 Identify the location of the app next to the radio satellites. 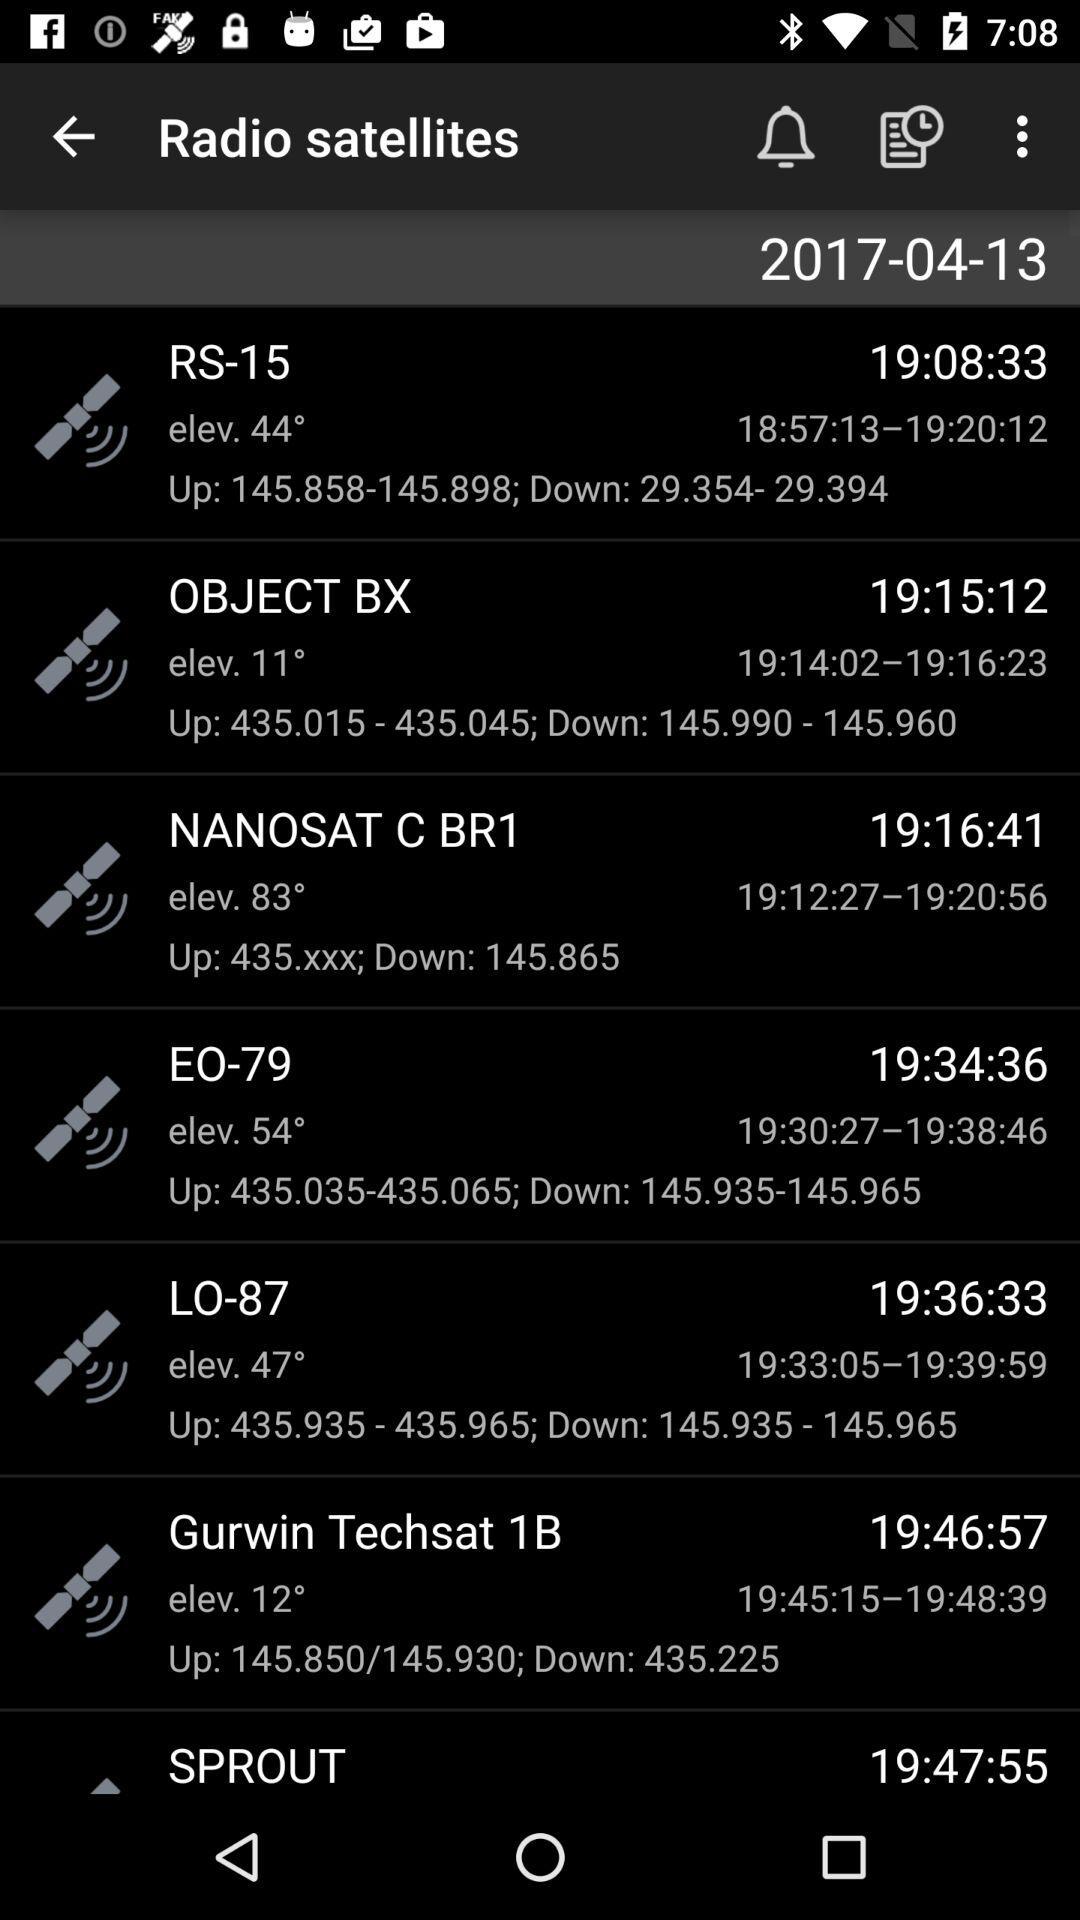
(72, 135).